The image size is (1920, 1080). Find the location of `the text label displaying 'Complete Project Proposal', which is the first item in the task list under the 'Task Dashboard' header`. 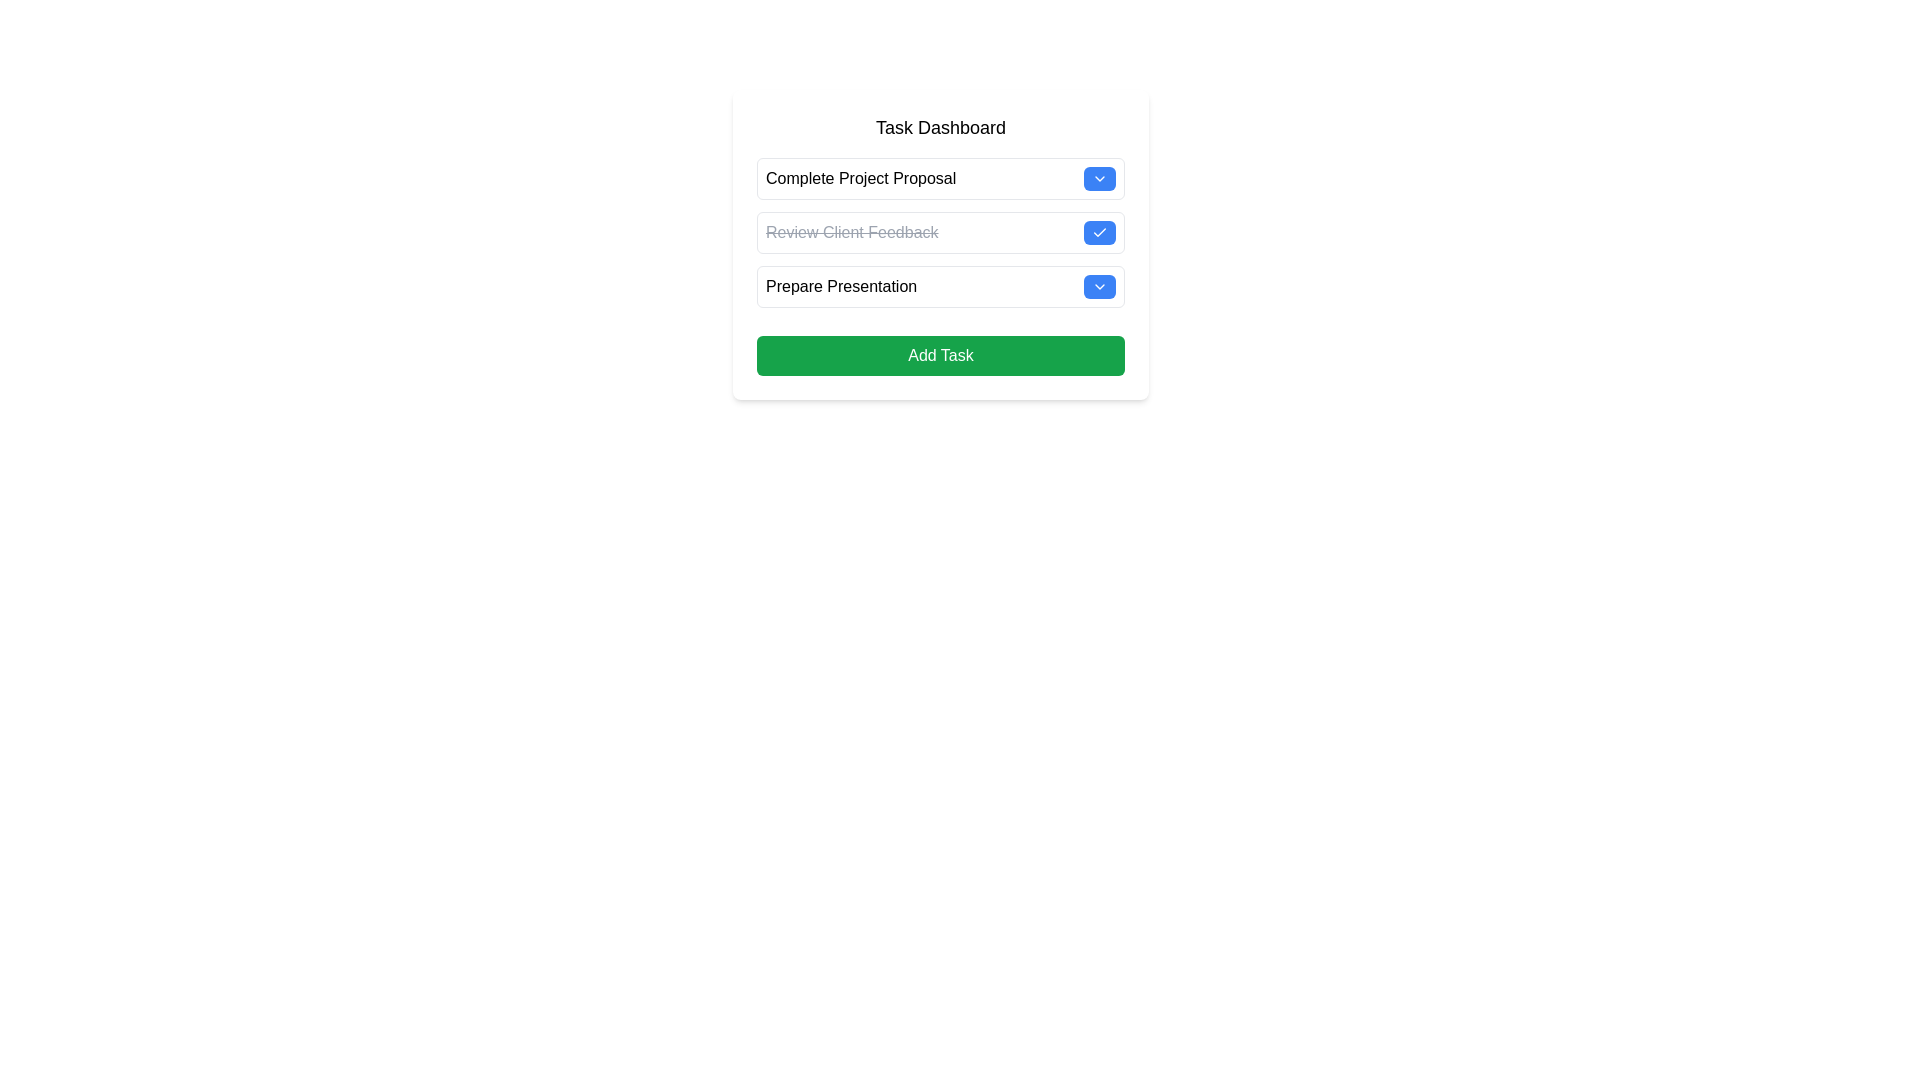

the text label displaying 'Complete Project Proposal', which is the first item in the task list under the 'Task Dashboard' header is located at coordinates (861, 177).